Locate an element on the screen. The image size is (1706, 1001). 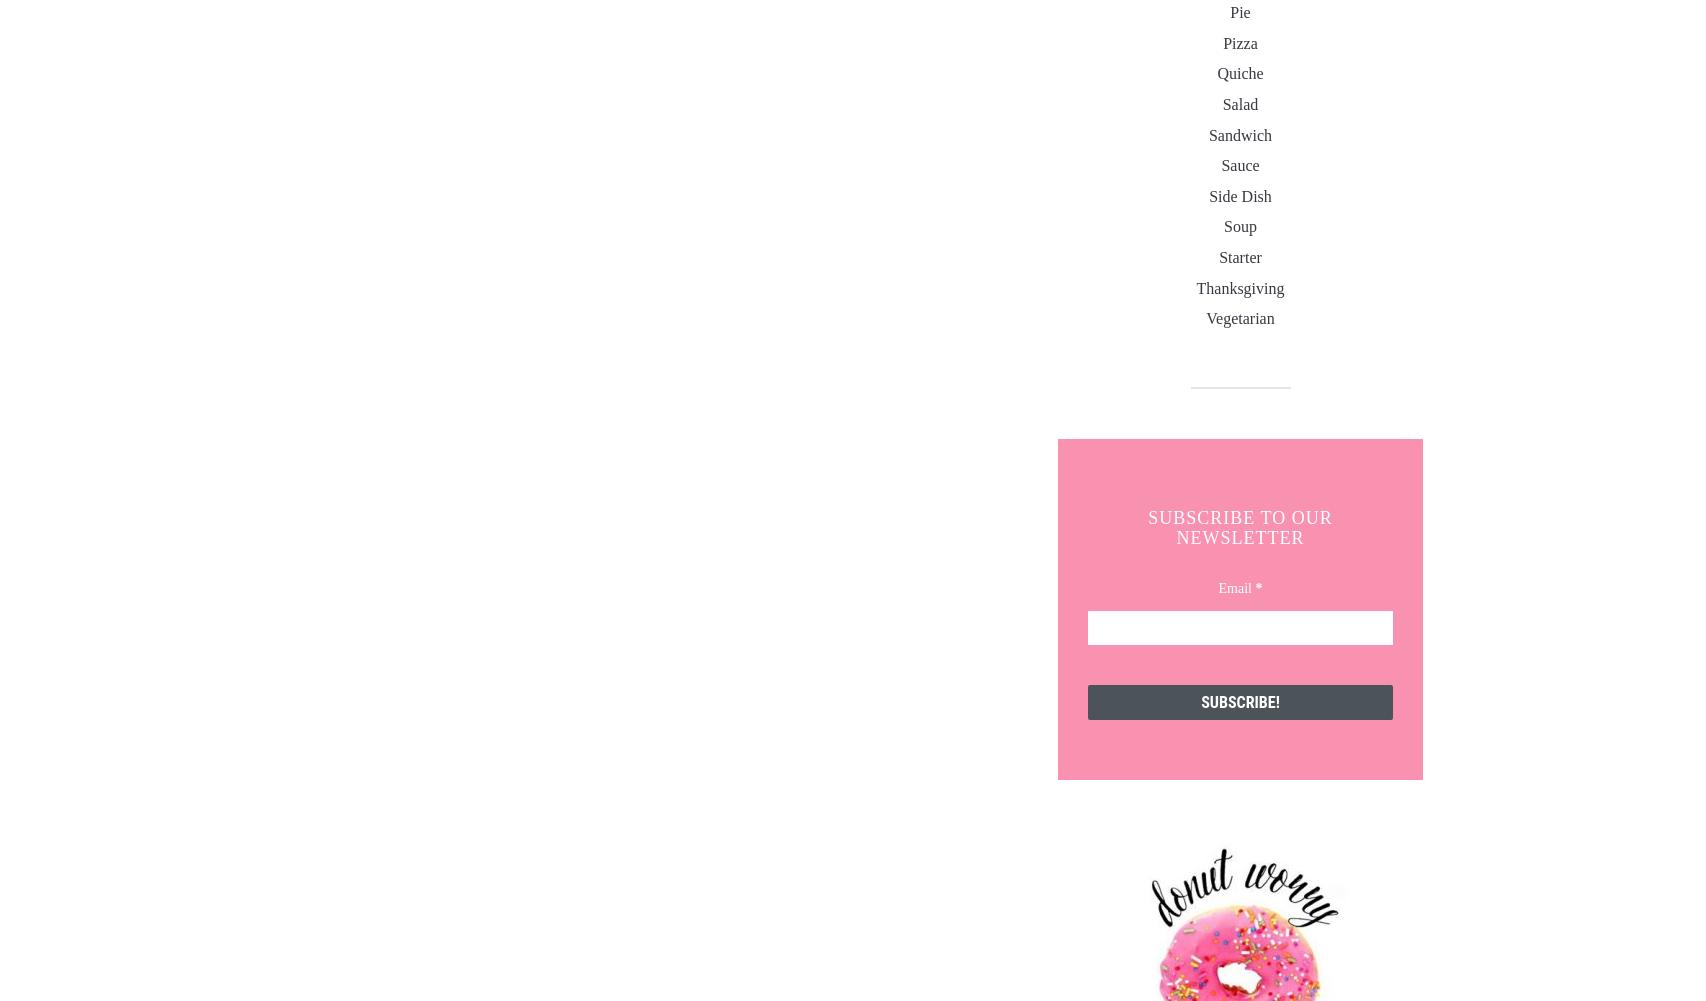
'starter' is located at coordinates (1239, 255).